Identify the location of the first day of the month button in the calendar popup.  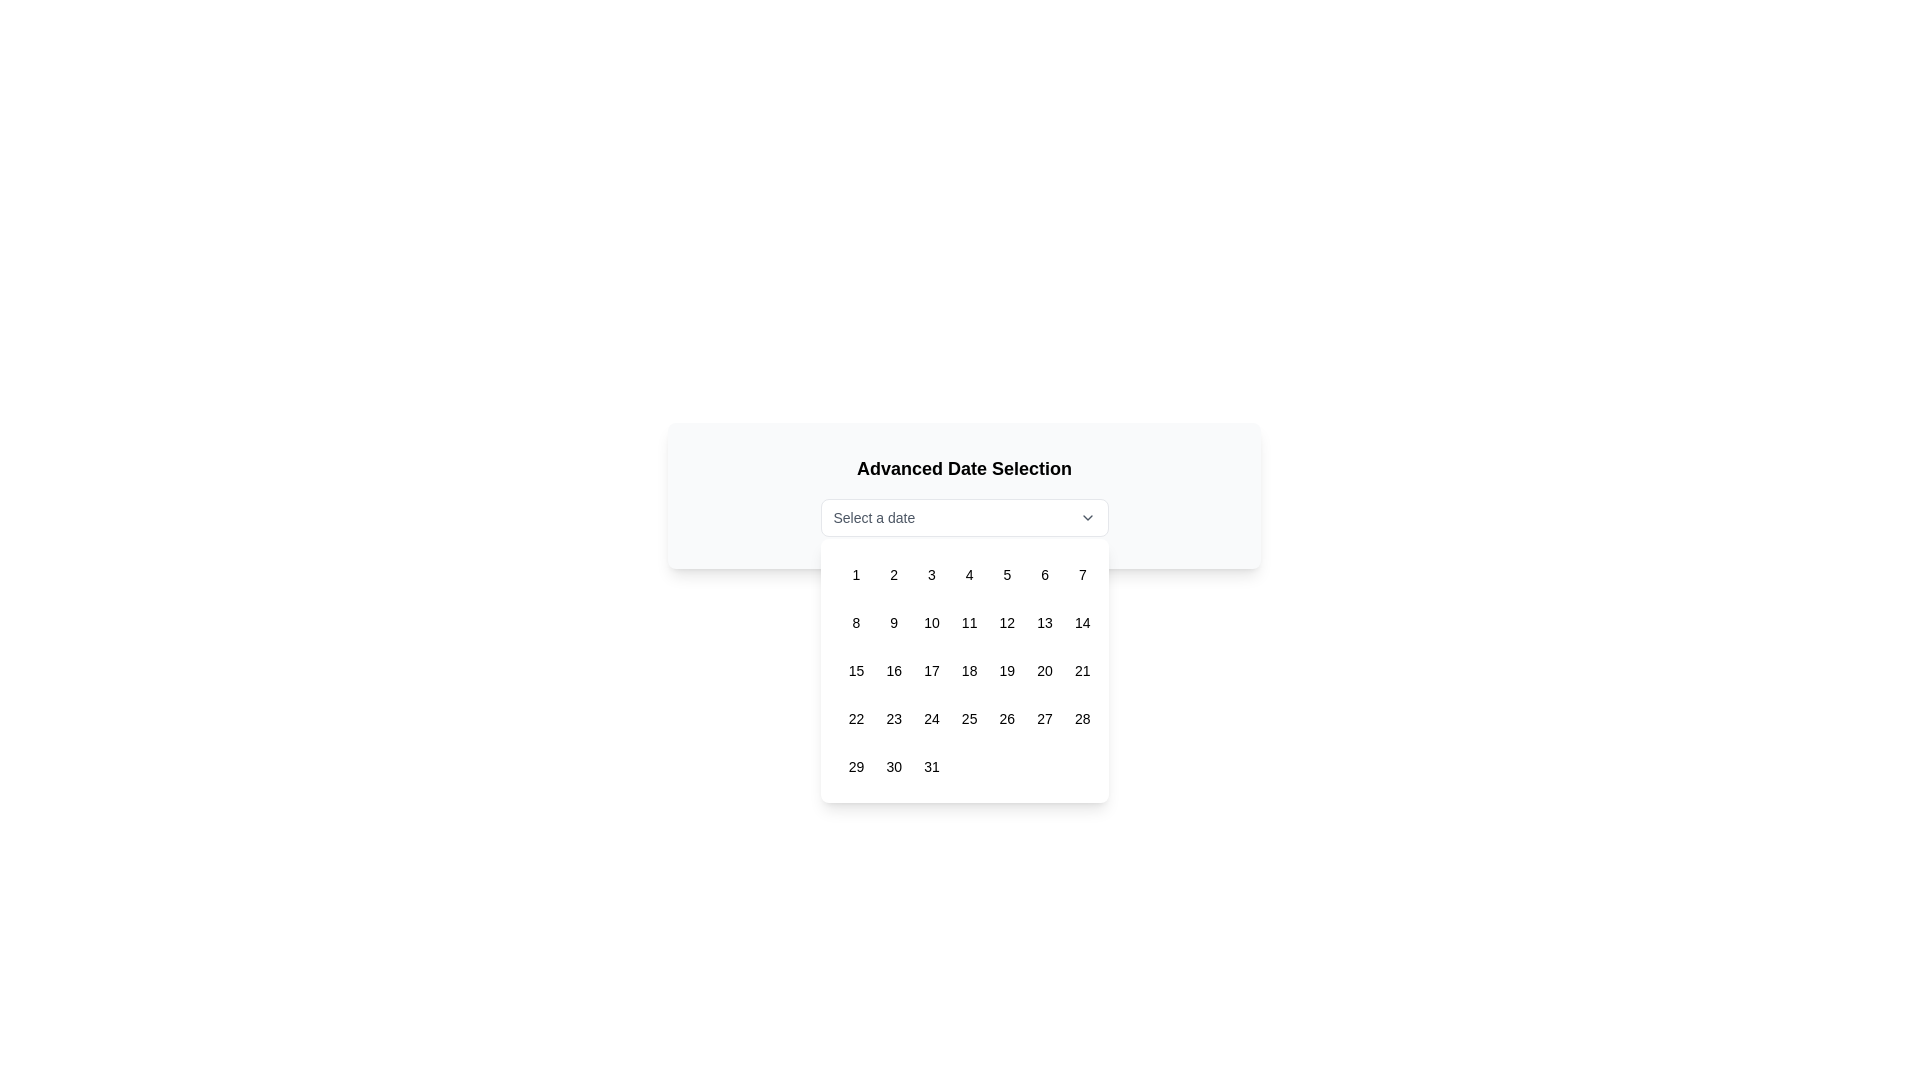
(856, 574).